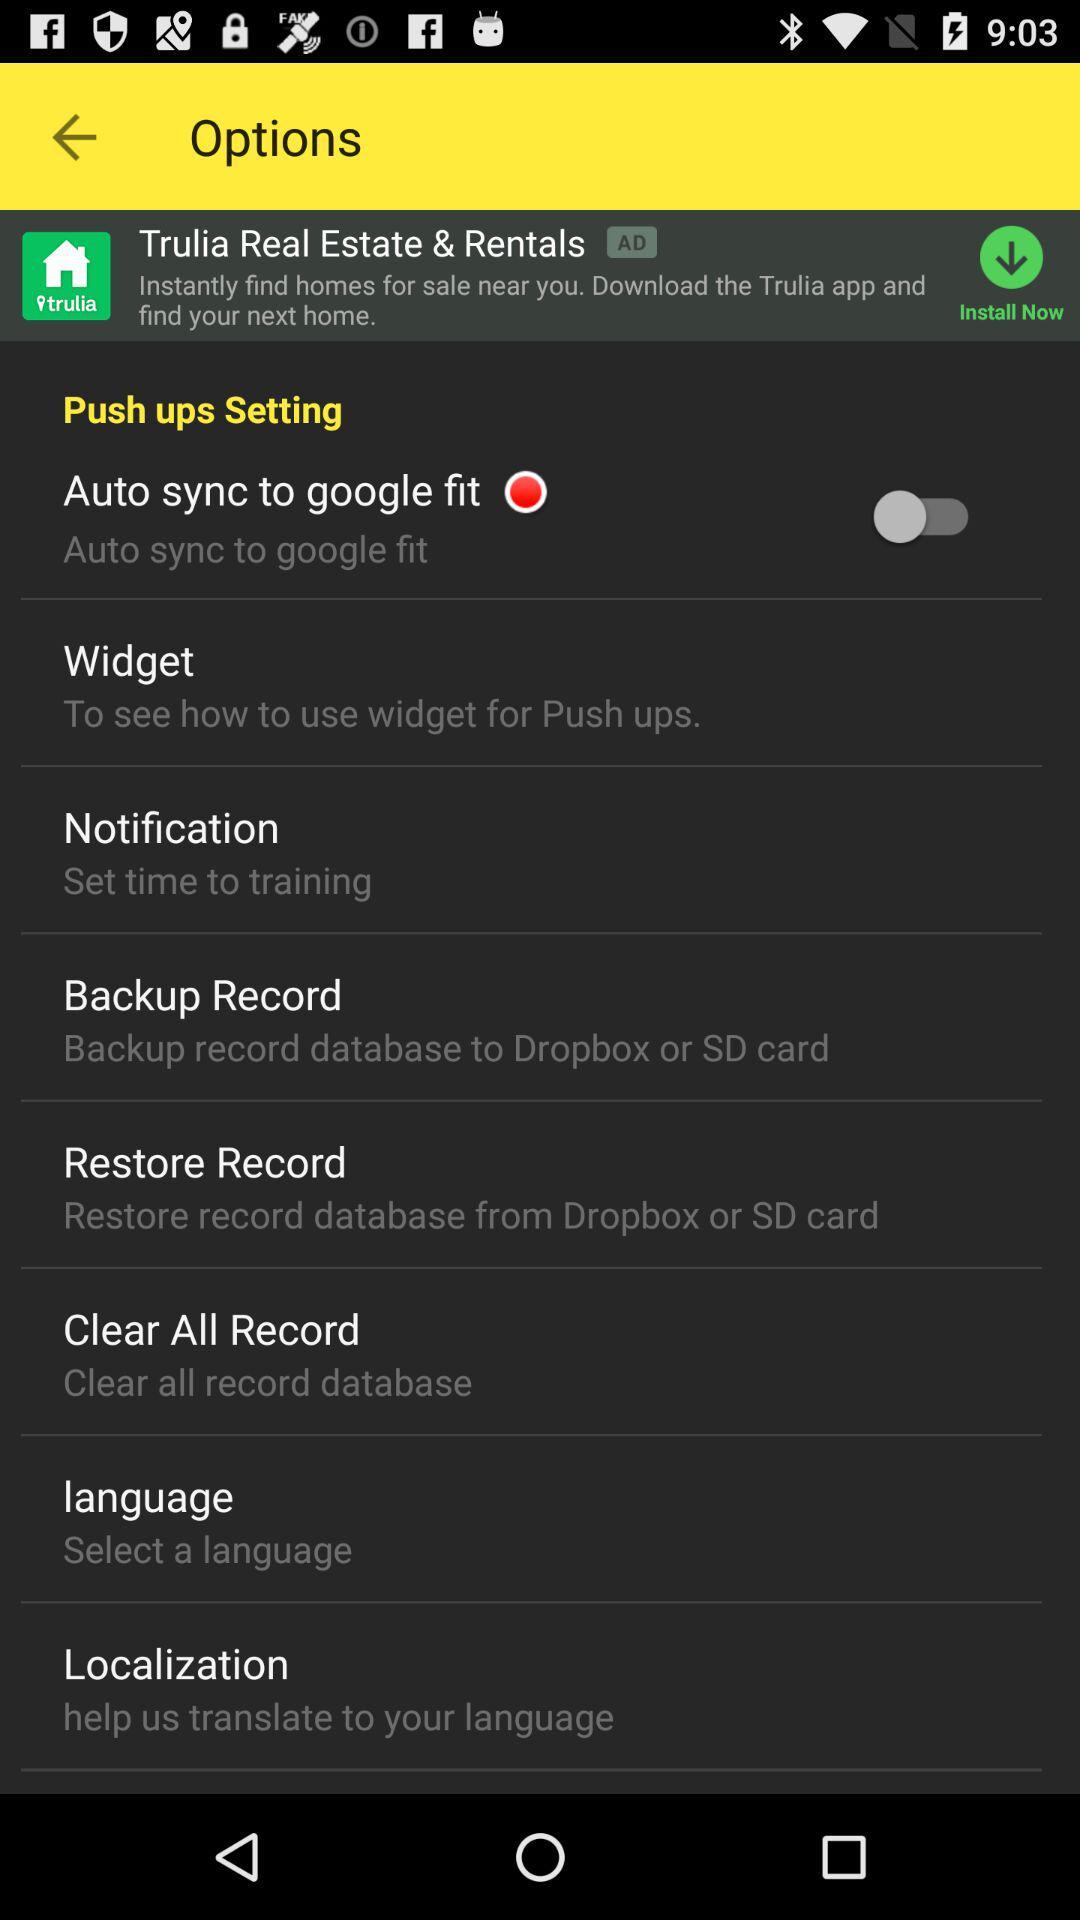 The height and width of the screenshot is (1920, 1080). Describe the element at coordinates (64, 274) in the screenshot. I see `home` at that location.